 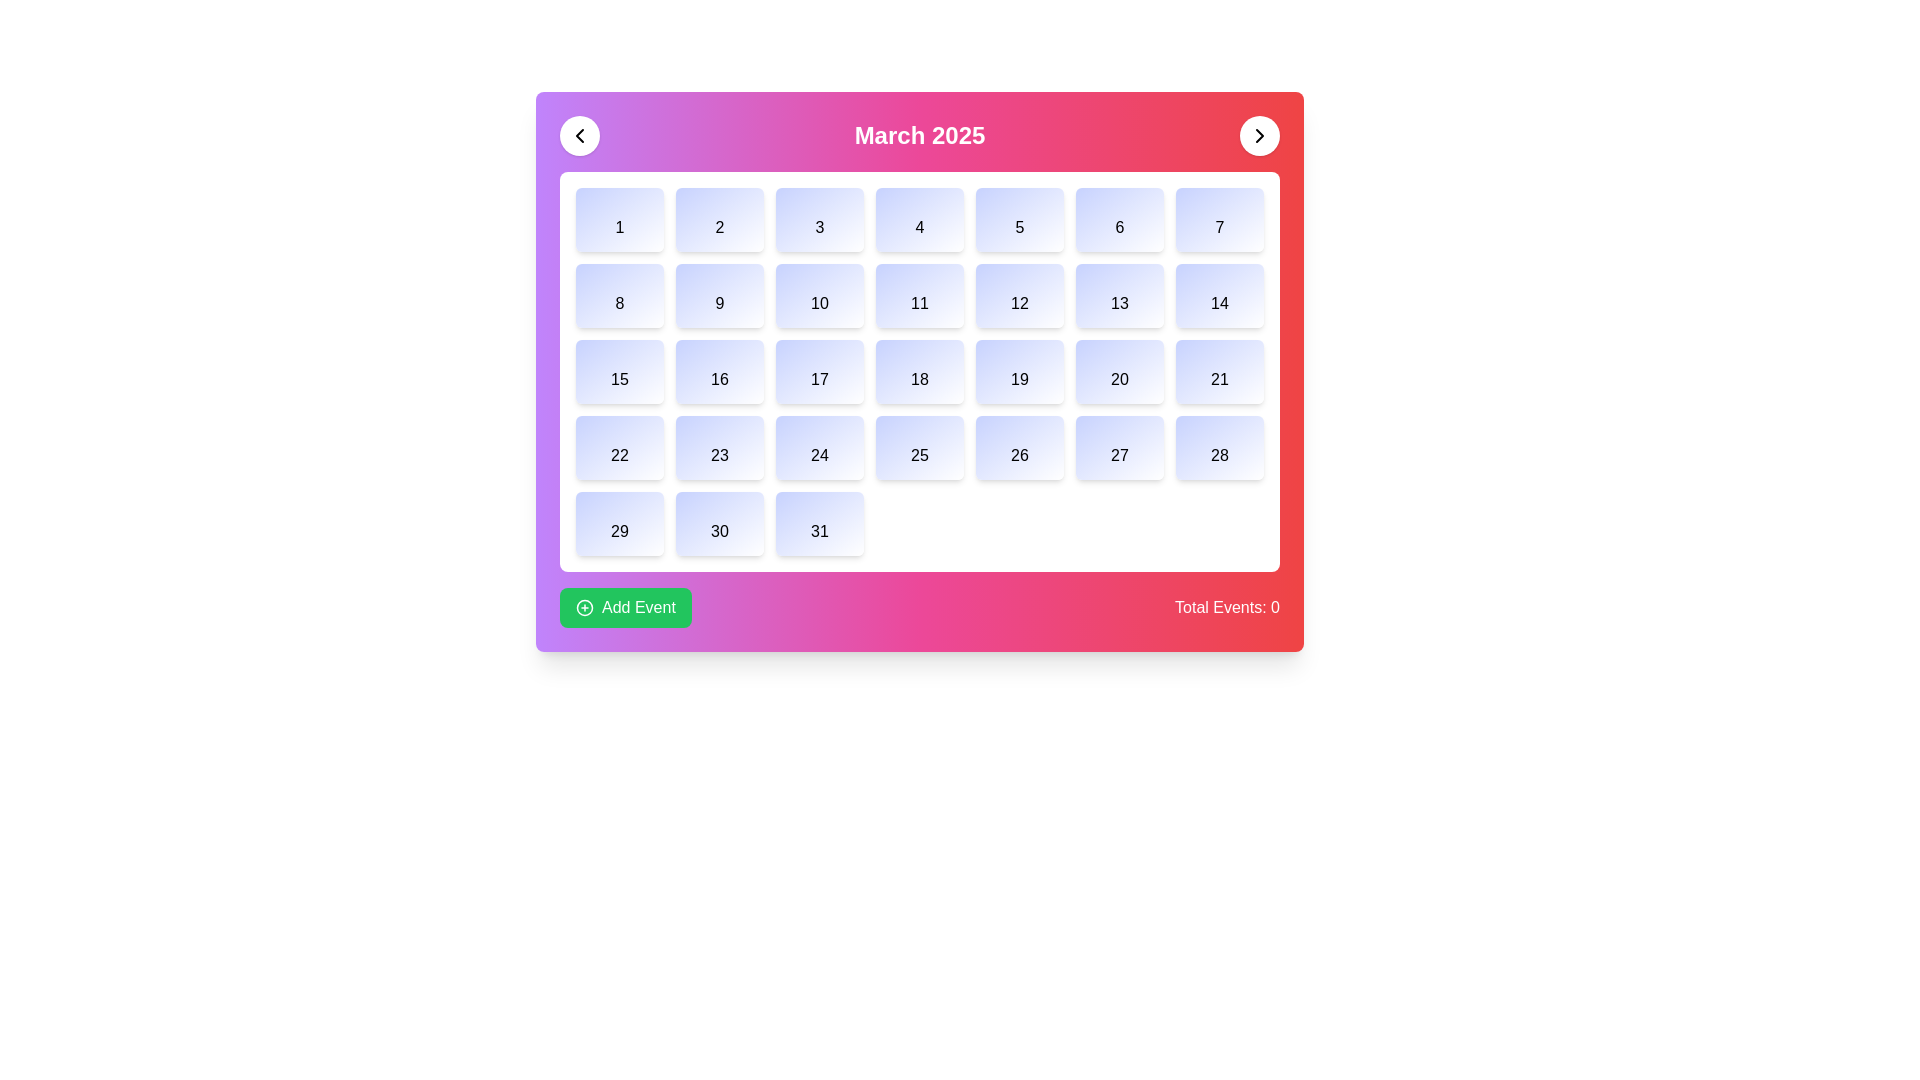 What do you see at coordinates (919, 446) in the screenshot?
I see `the rectangular button with a gradient background displaying the number '25', located in the fourth row and fourth column of the grid layout` at bounding box center [919, 446].